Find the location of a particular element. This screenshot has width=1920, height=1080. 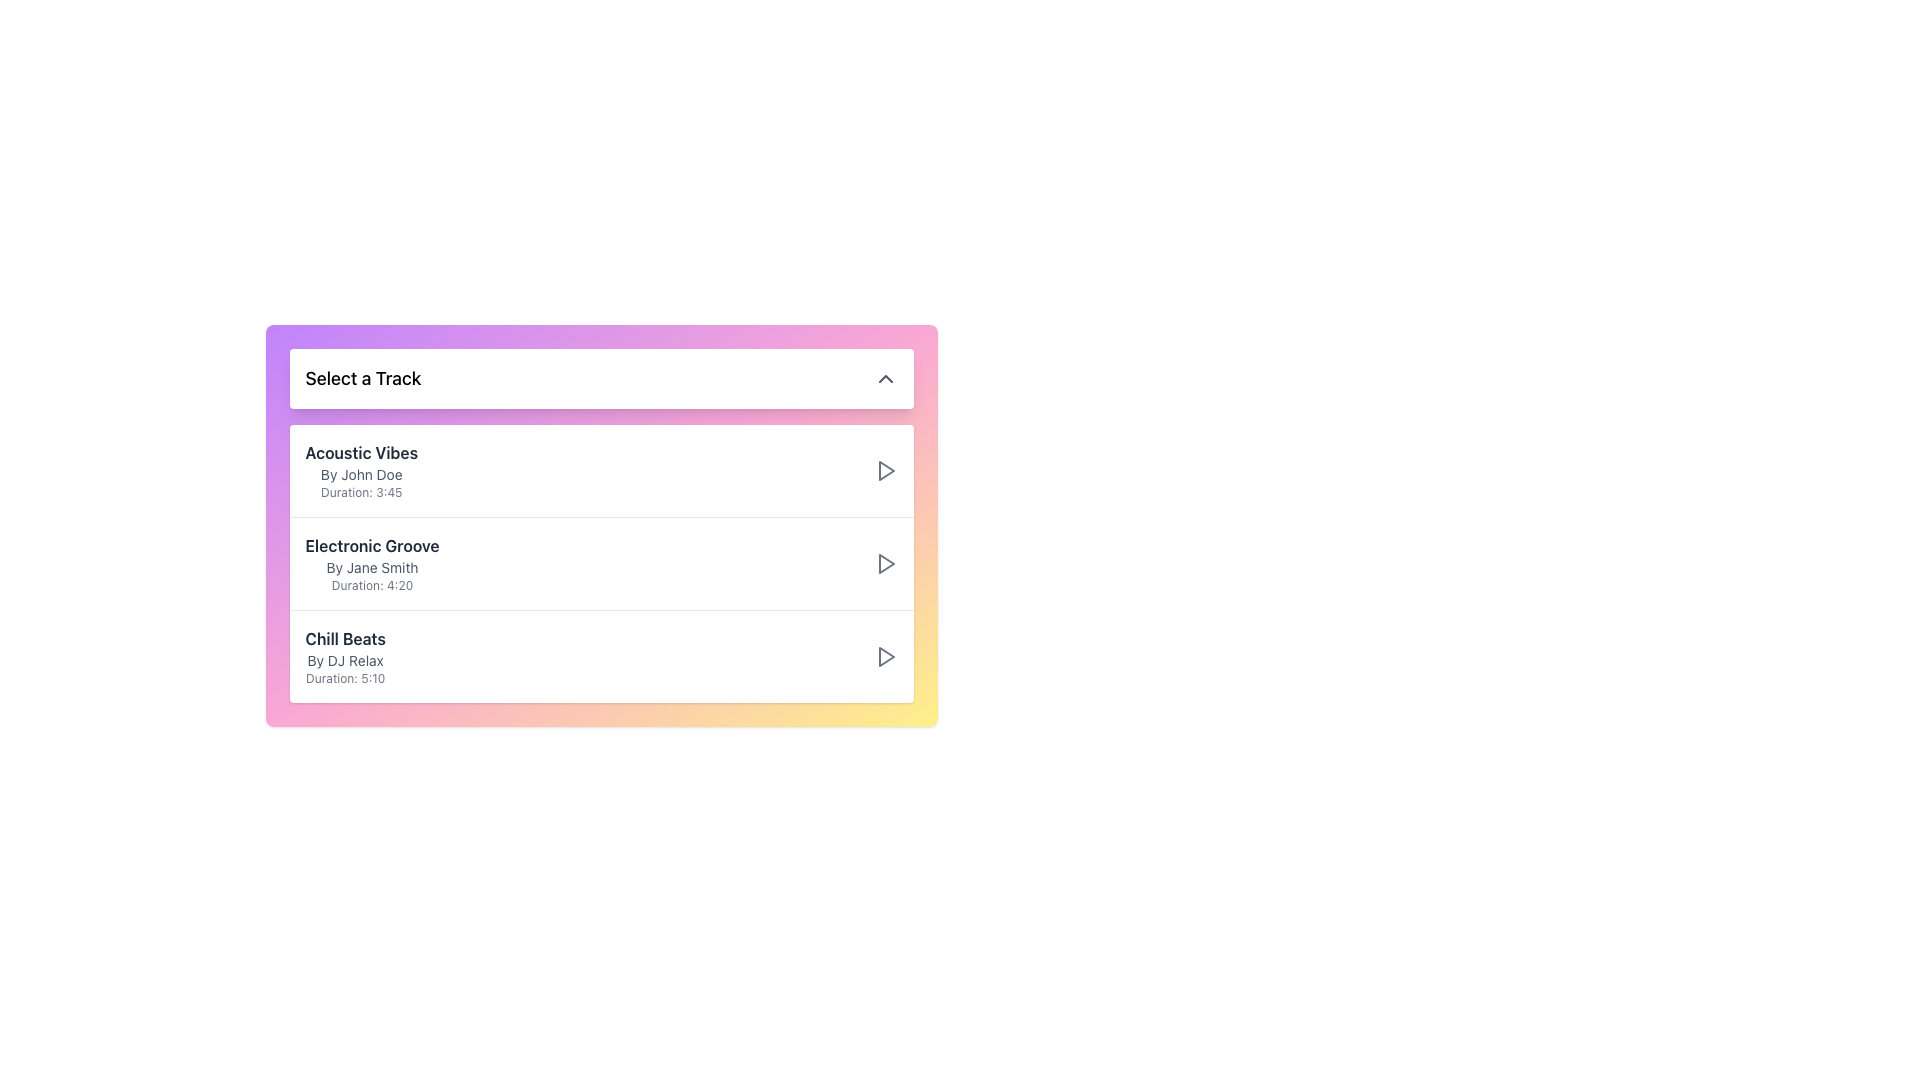

the play button located to the far right of the 'Electronic Groove' list entry to play the associated audio track is located at coordinates (884, 563).